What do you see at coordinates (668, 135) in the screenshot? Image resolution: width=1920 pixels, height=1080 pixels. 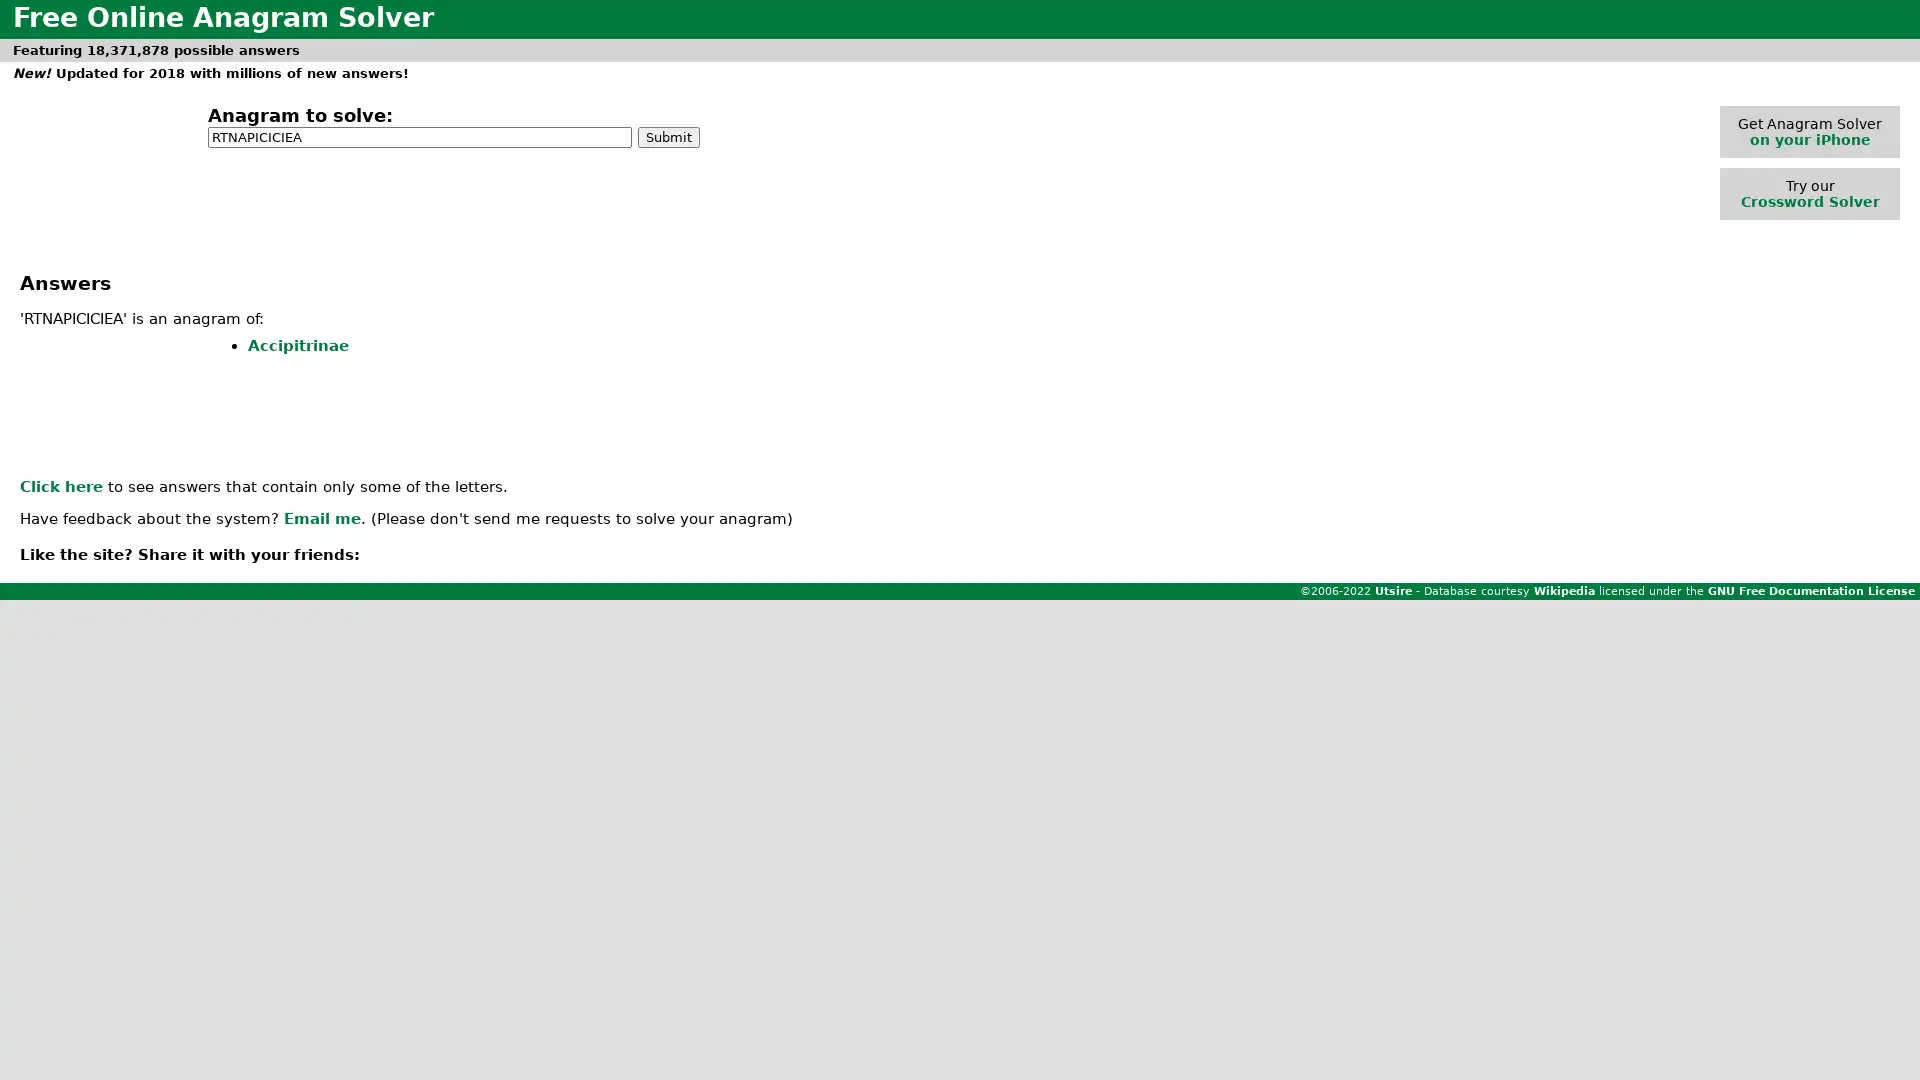 I see `Submit` at bounding box center [668, 135].